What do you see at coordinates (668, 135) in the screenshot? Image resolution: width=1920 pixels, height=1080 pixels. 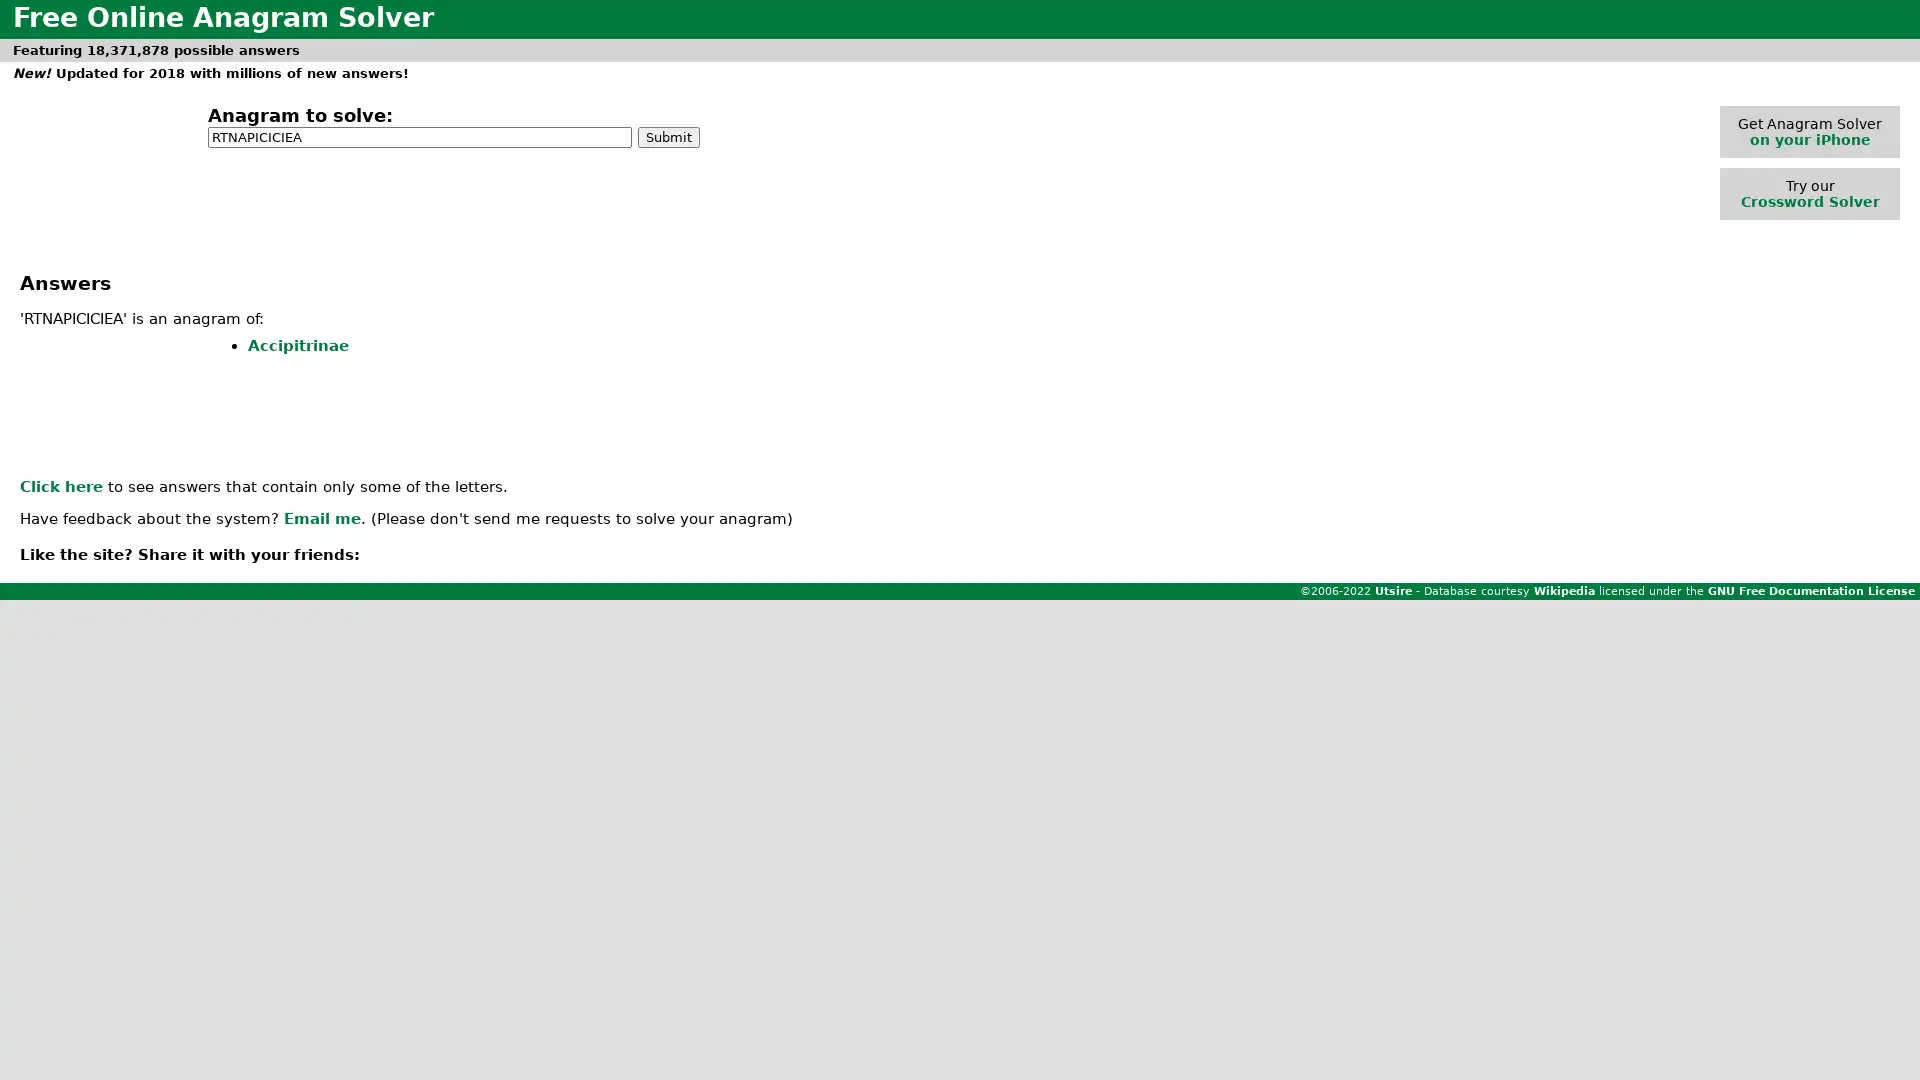 I see `Submit` at bounding box center [668, 135].